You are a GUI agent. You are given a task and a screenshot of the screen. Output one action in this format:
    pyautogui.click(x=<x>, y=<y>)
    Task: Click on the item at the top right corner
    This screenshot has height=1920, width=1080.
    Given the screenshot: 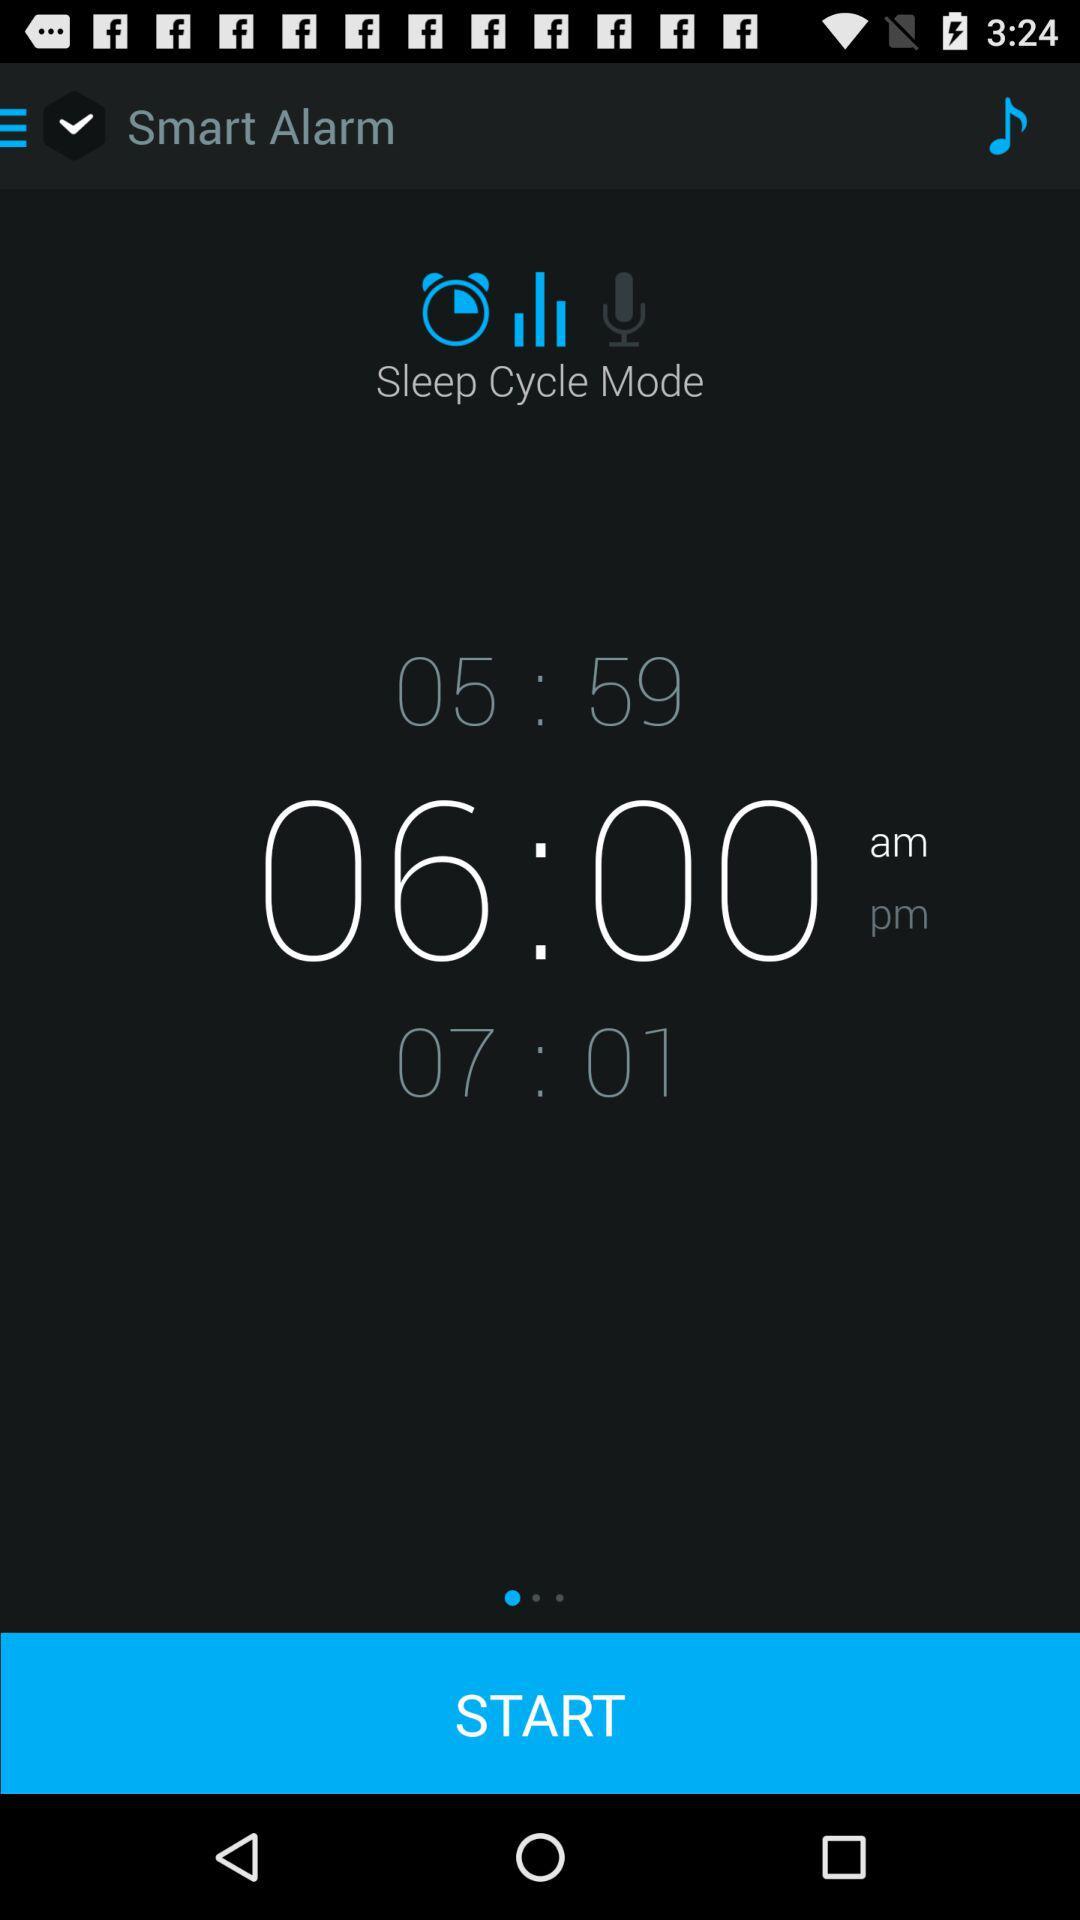 What is the action you would take?
    pyautogui.click(x=1006, y=124)
    